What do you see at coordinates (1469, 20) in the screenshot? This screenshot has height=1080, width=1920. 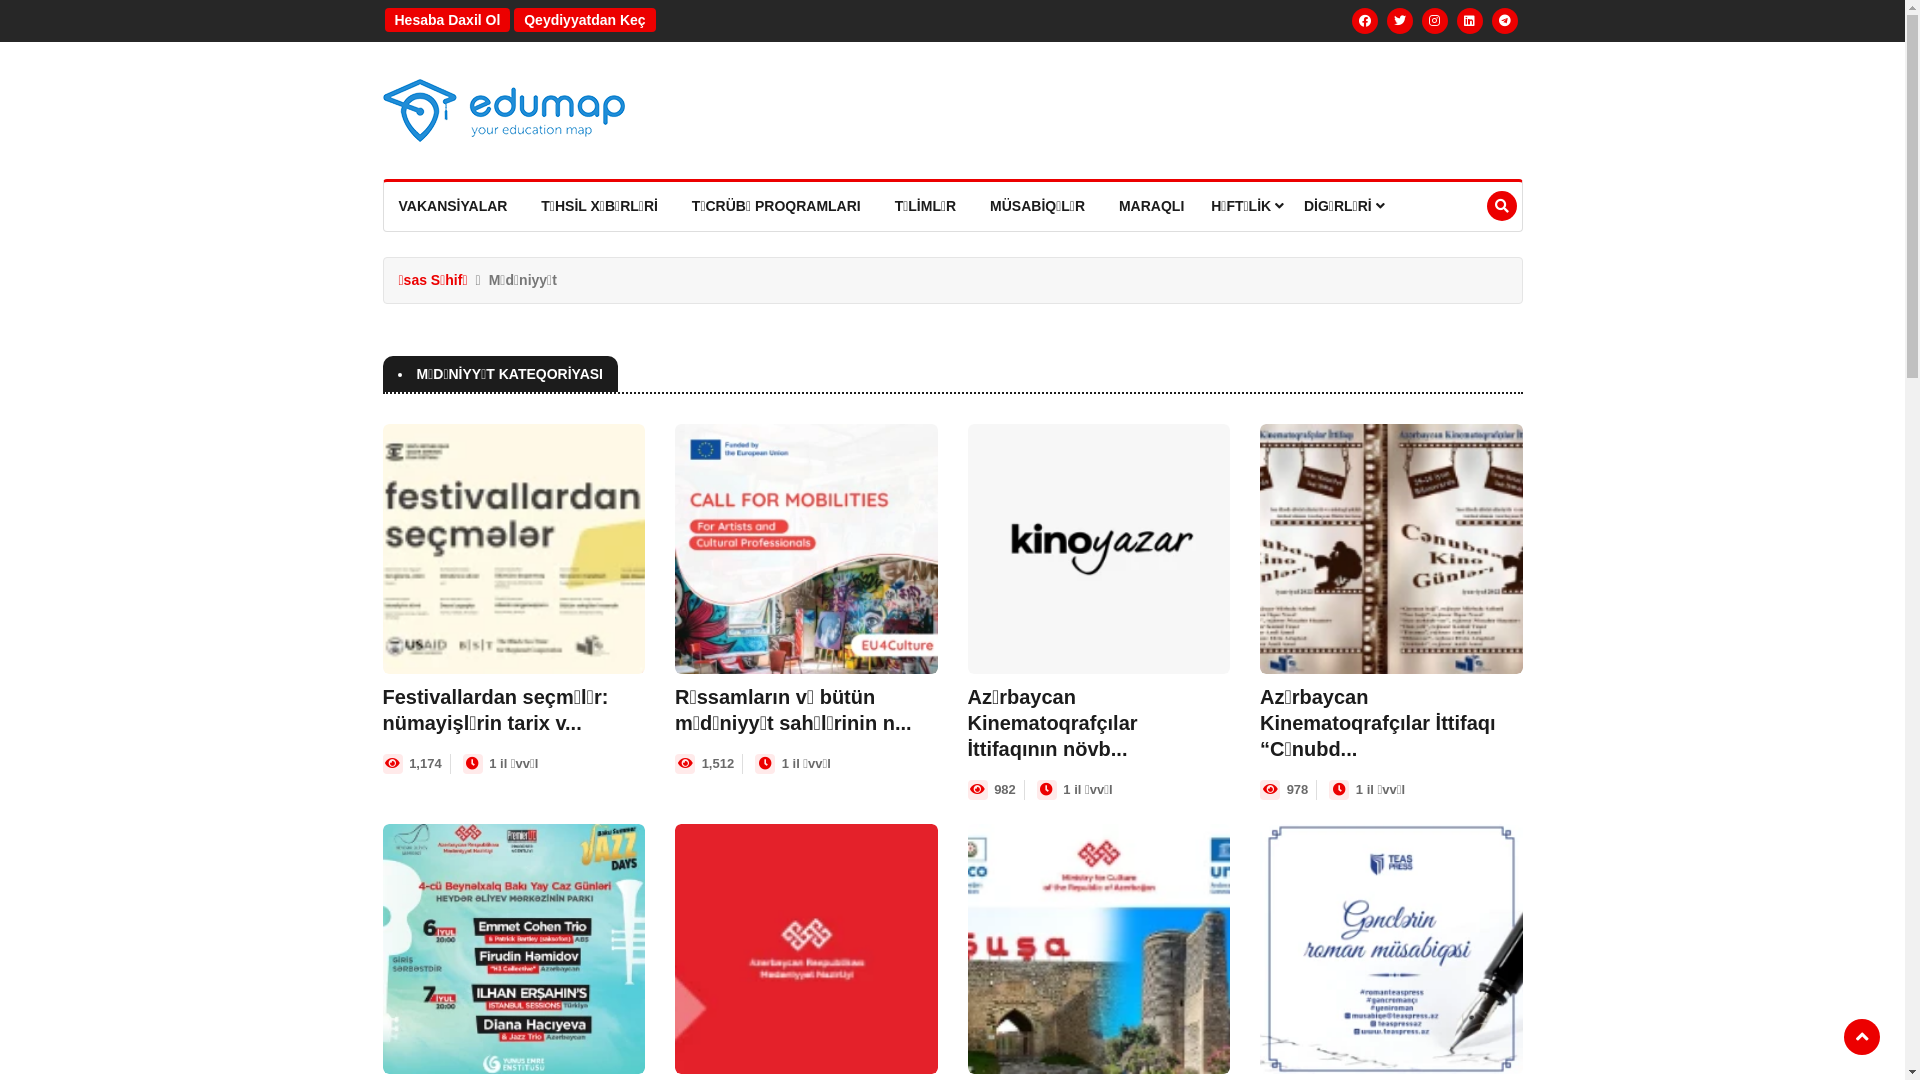 I see `'Linkdin'` at bounding box center [1469, 20].